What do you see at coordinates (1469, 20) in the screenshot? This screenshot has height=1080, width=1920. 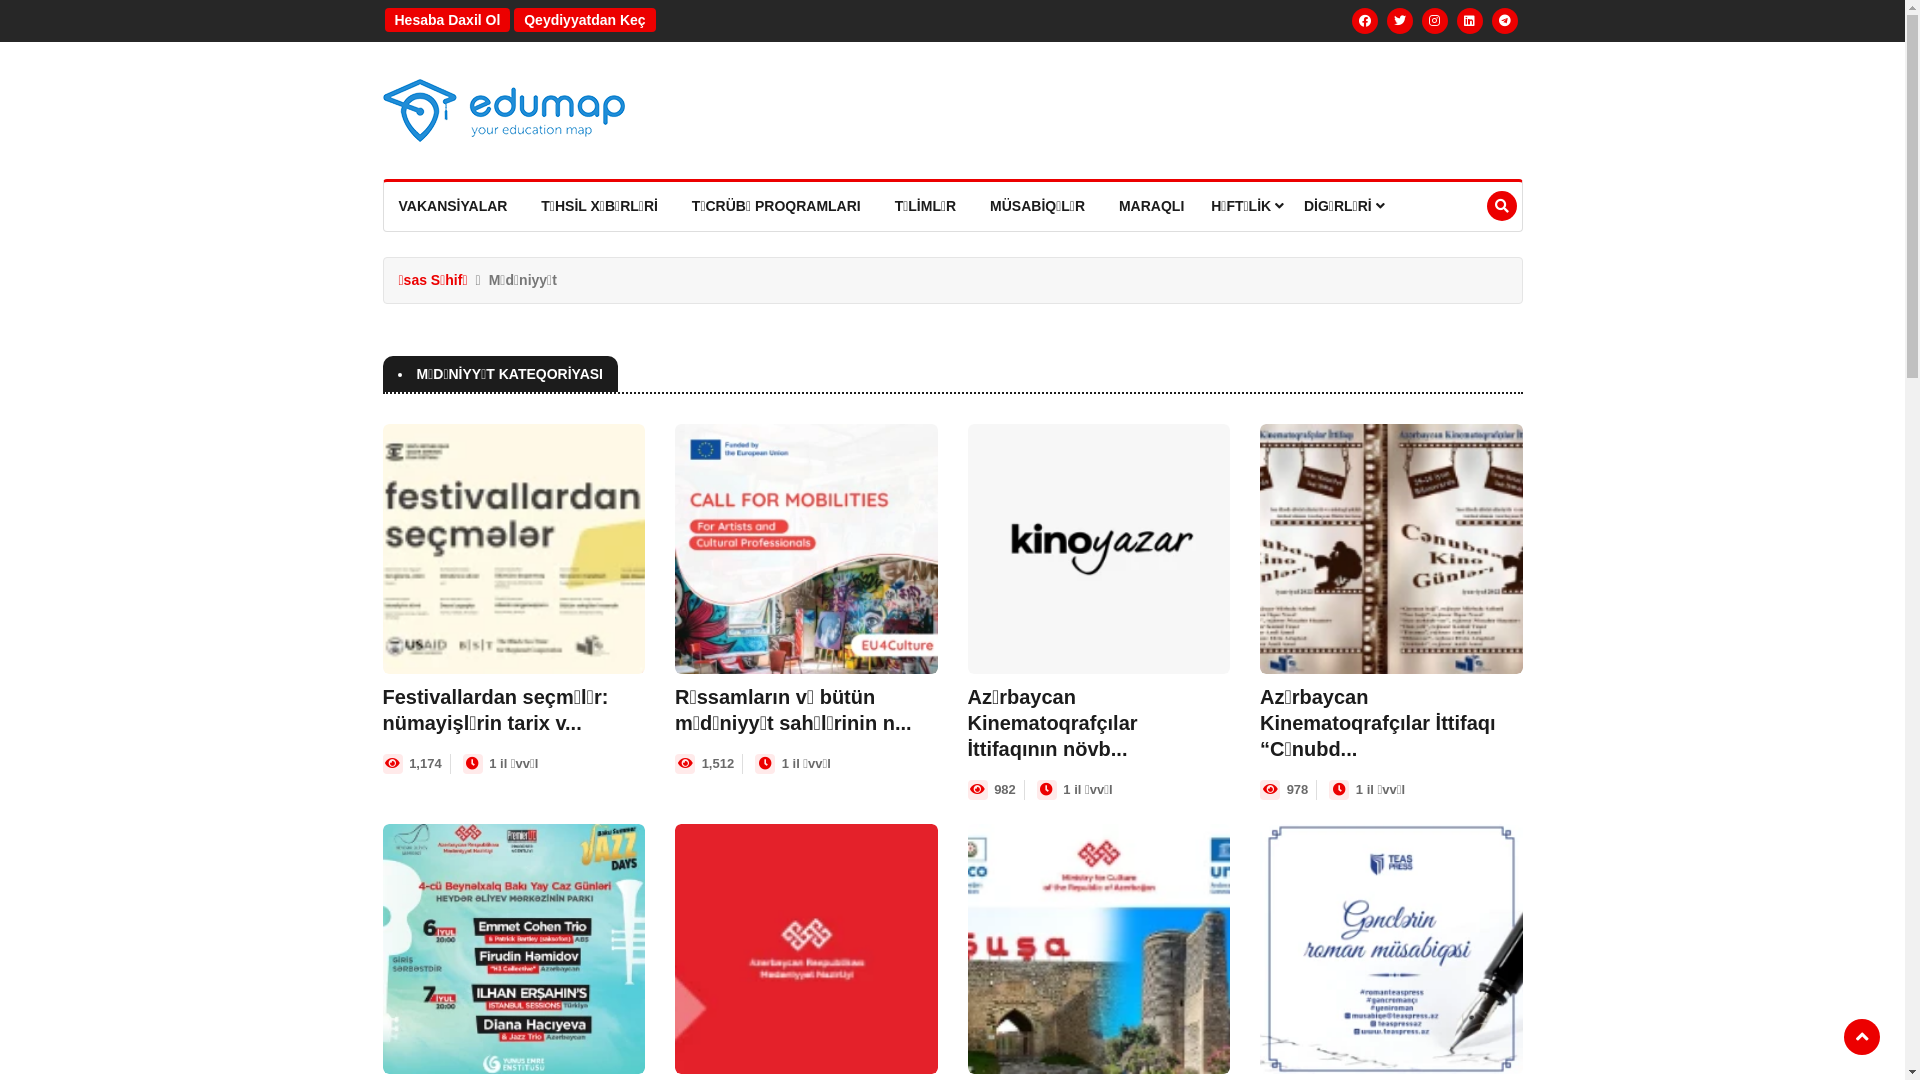 I see `'Linkdin'` at bounding box center [1469, 20].